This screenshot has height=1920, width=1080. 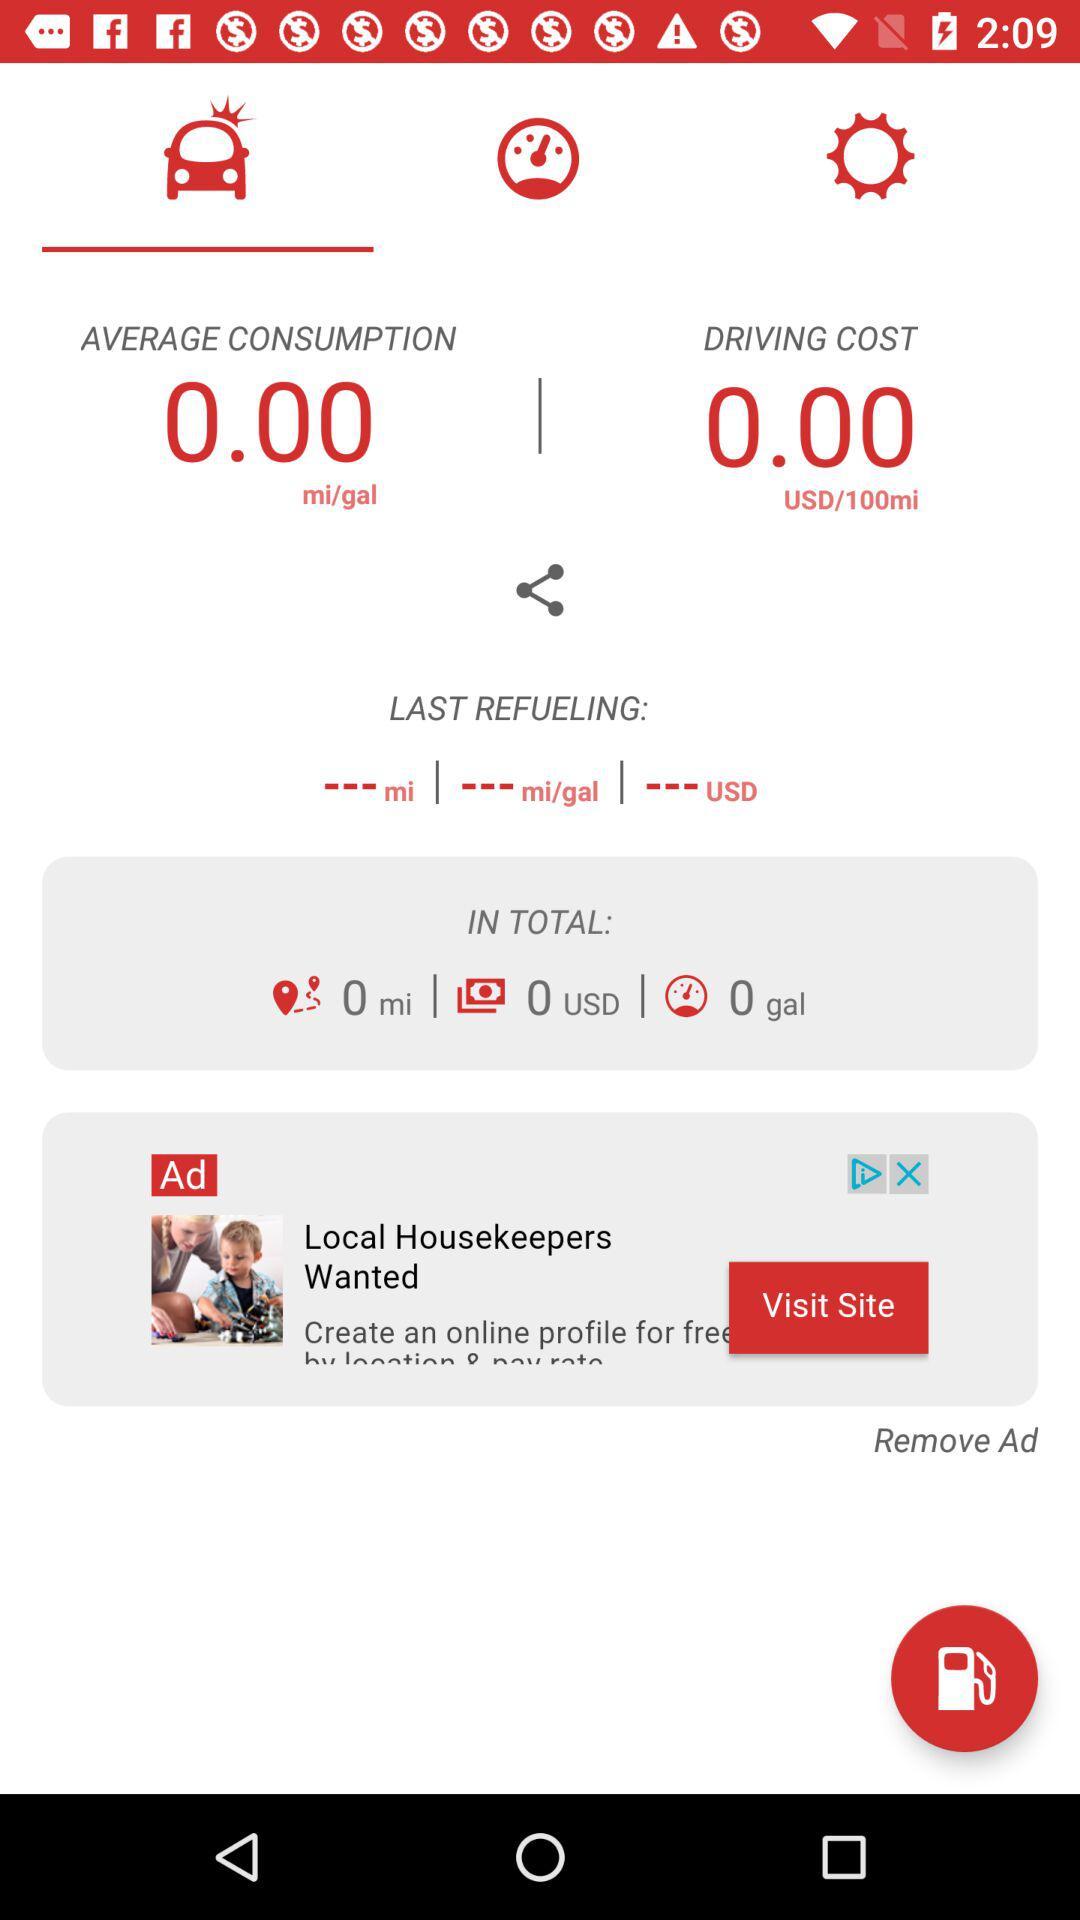 I want to click on the share icon, so click(x=540, y=589).